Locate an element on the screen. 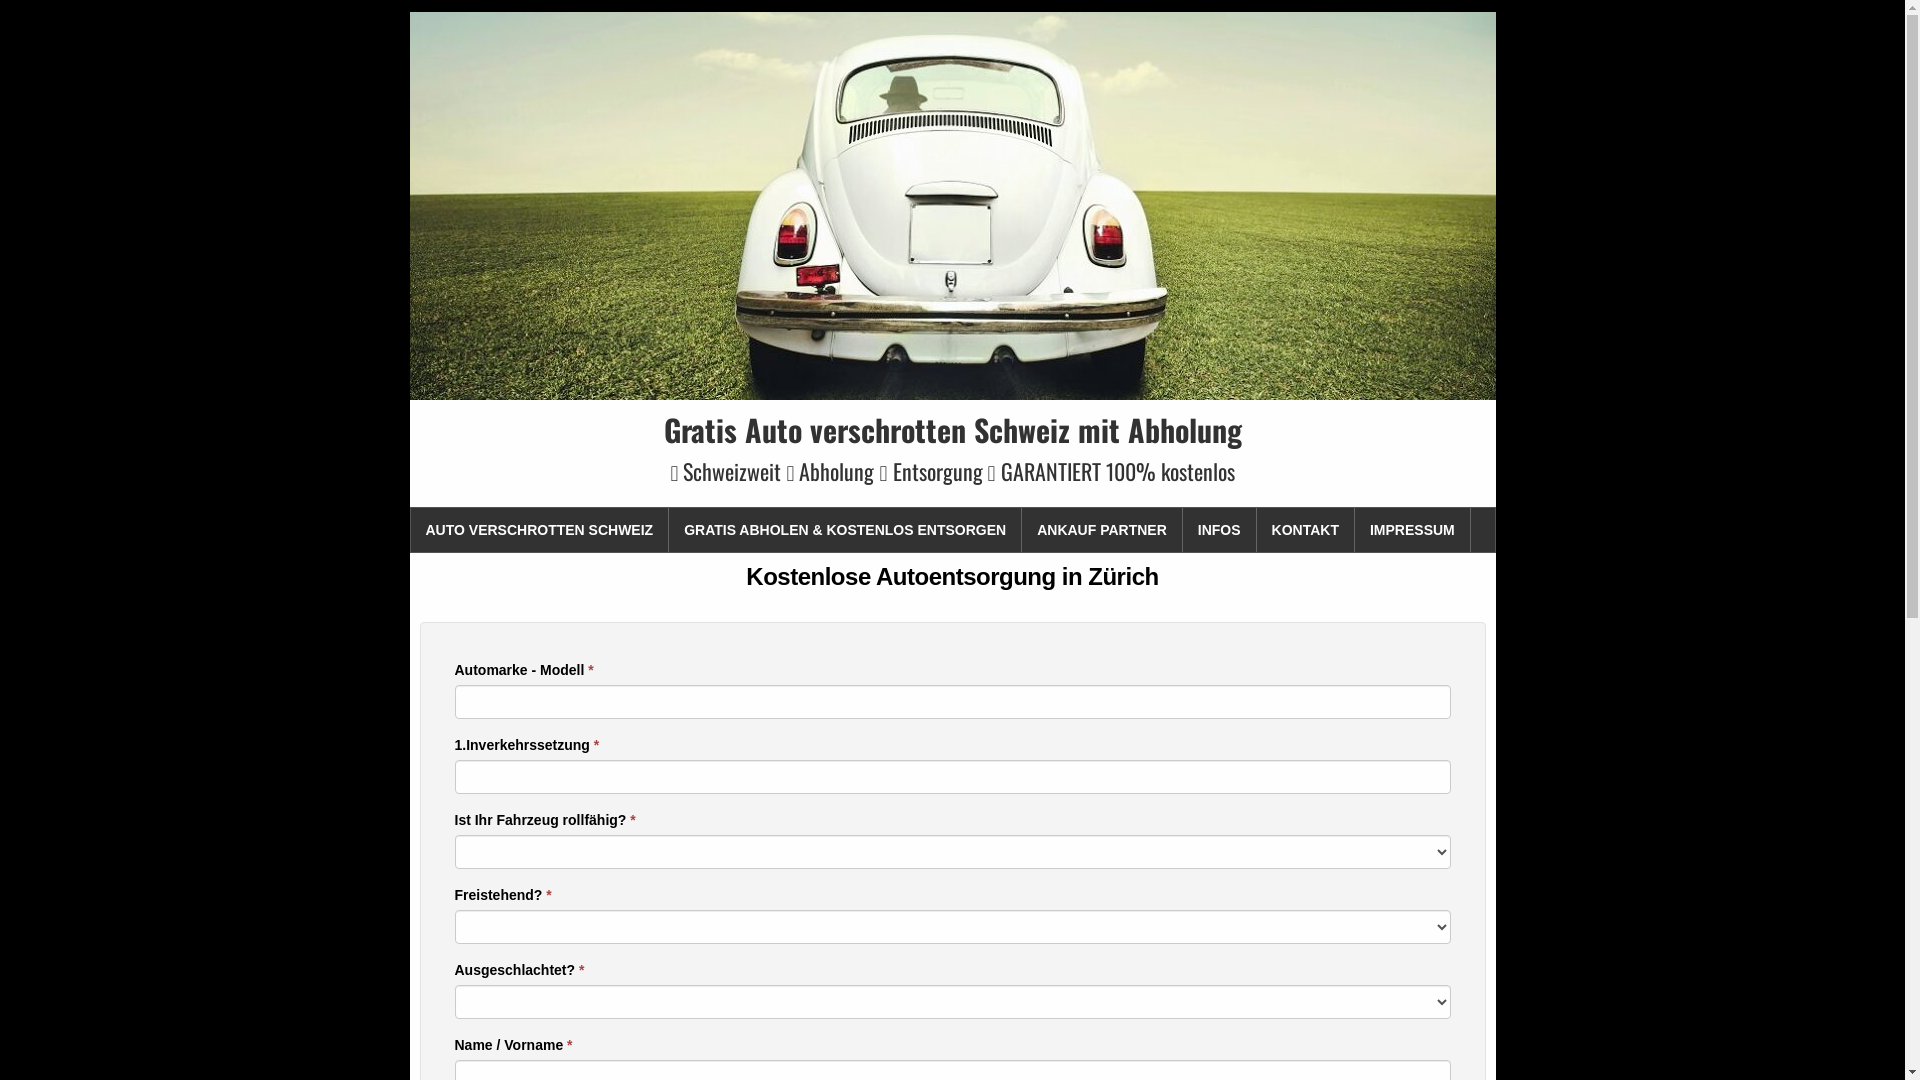 The image size is (1920, 1080). 'ANKAUF PARTNER' is located at coordinates (1101, 528).